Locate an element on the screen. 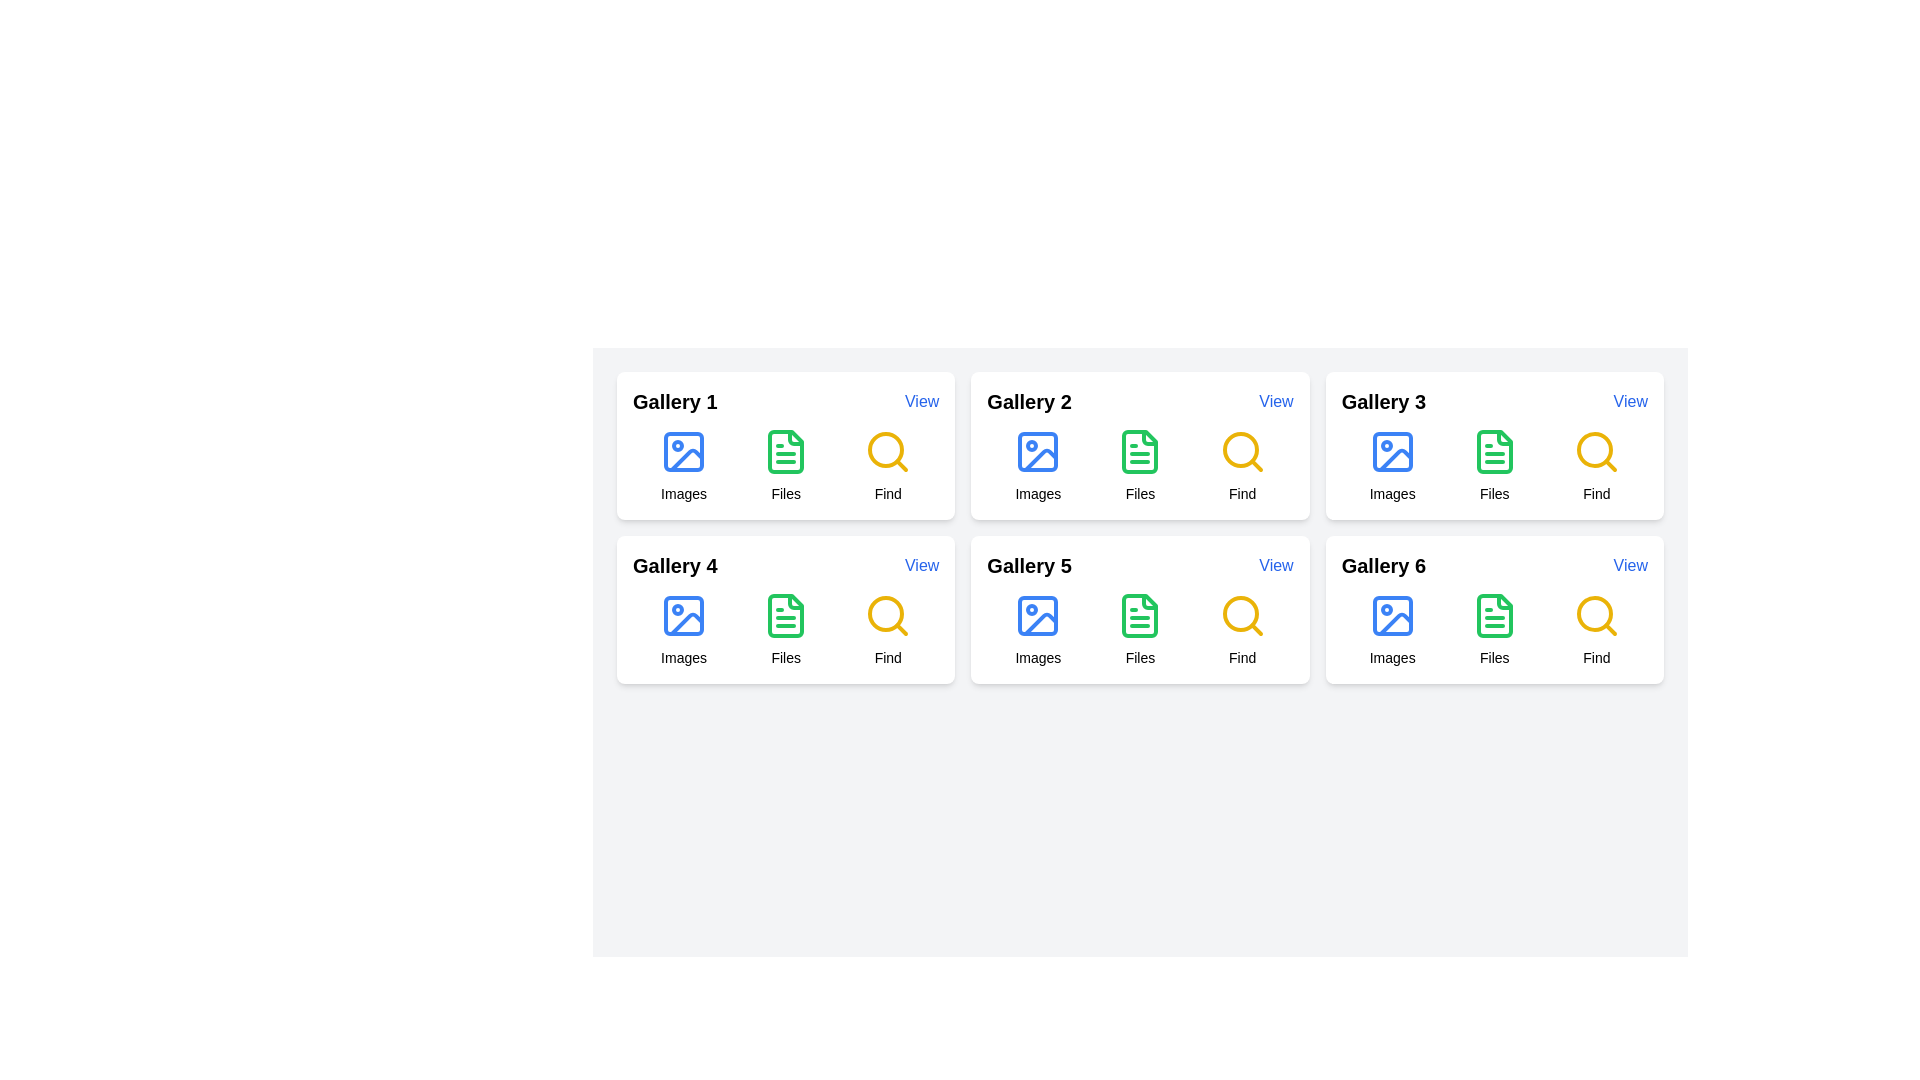 Image resolution: width=1920 pixels, height=1080 pixels. the 'Find' icon located in the top-right section of the second gallery card, which represents the search function is located at coordinates (1241, 466).